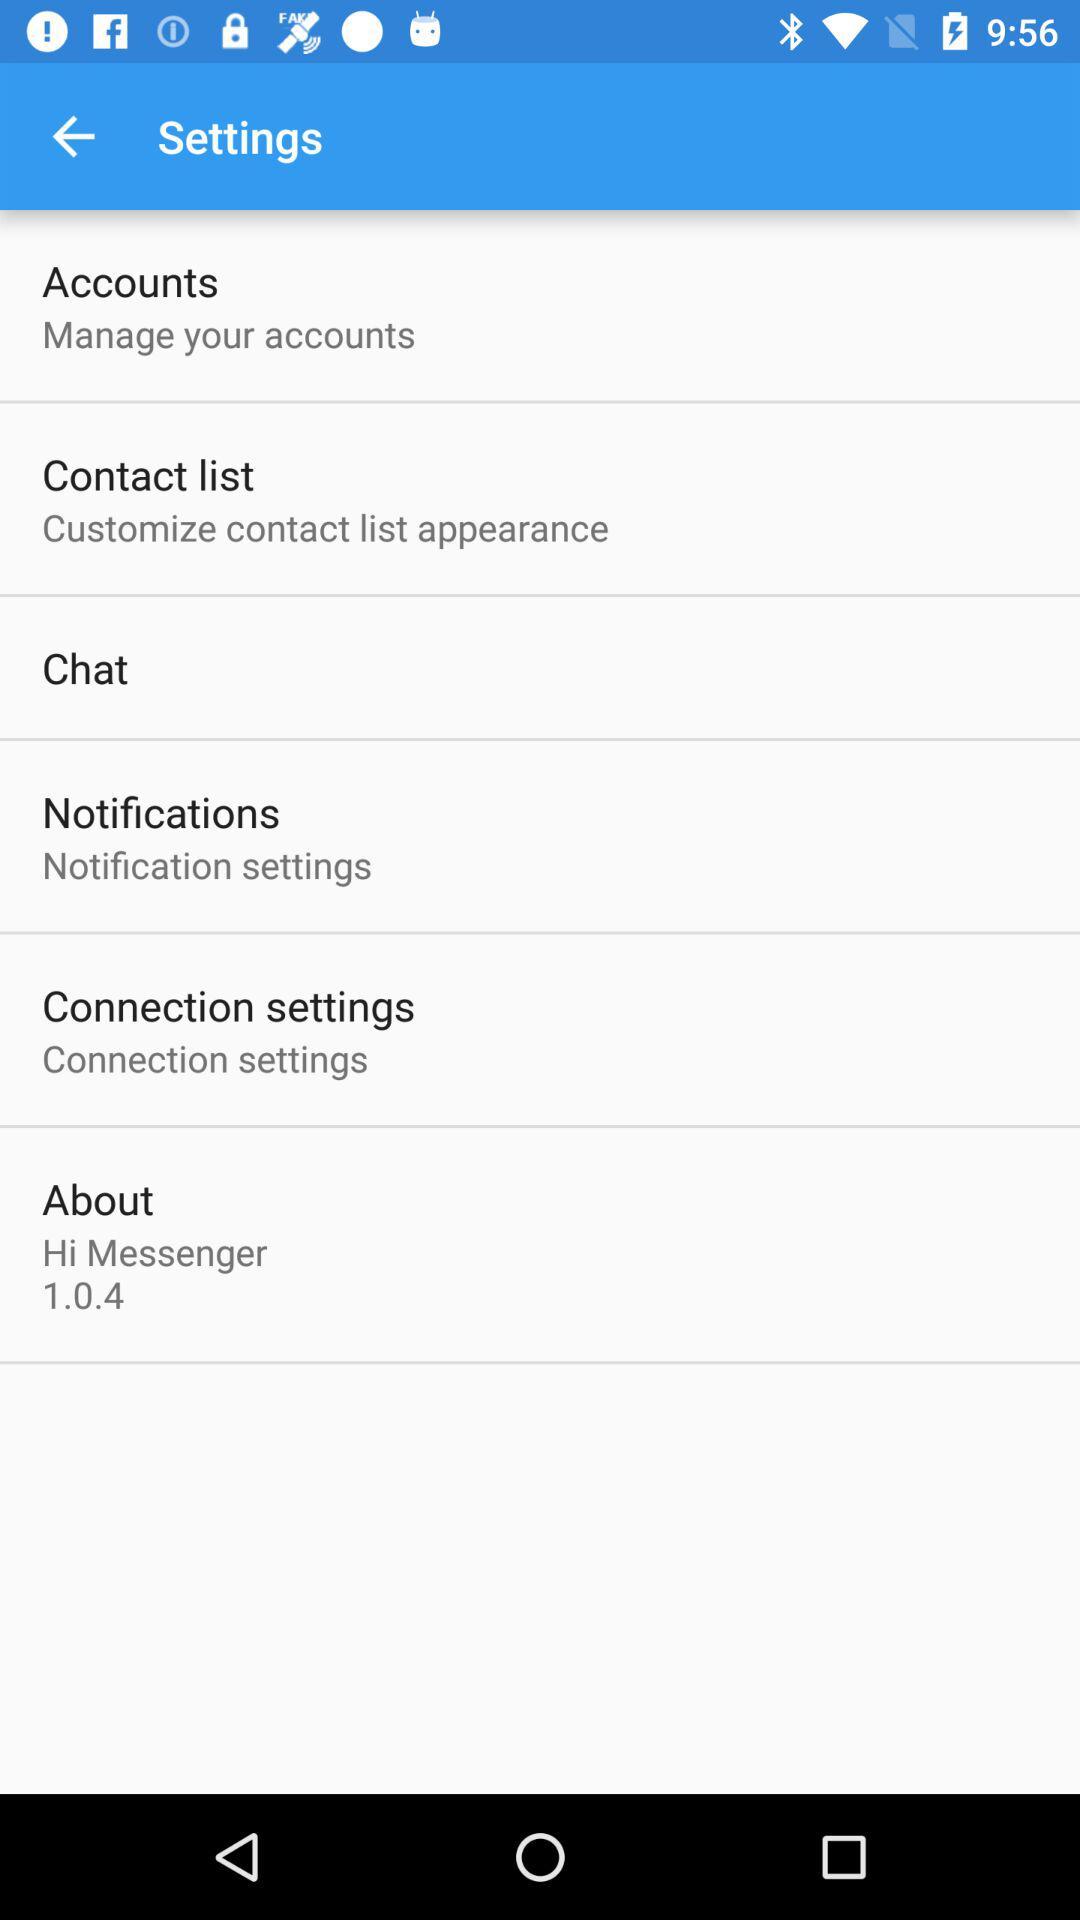 The height and width of the screenshot is (1920, 1080). I want to click on icon above contact list, so click(227, 333).